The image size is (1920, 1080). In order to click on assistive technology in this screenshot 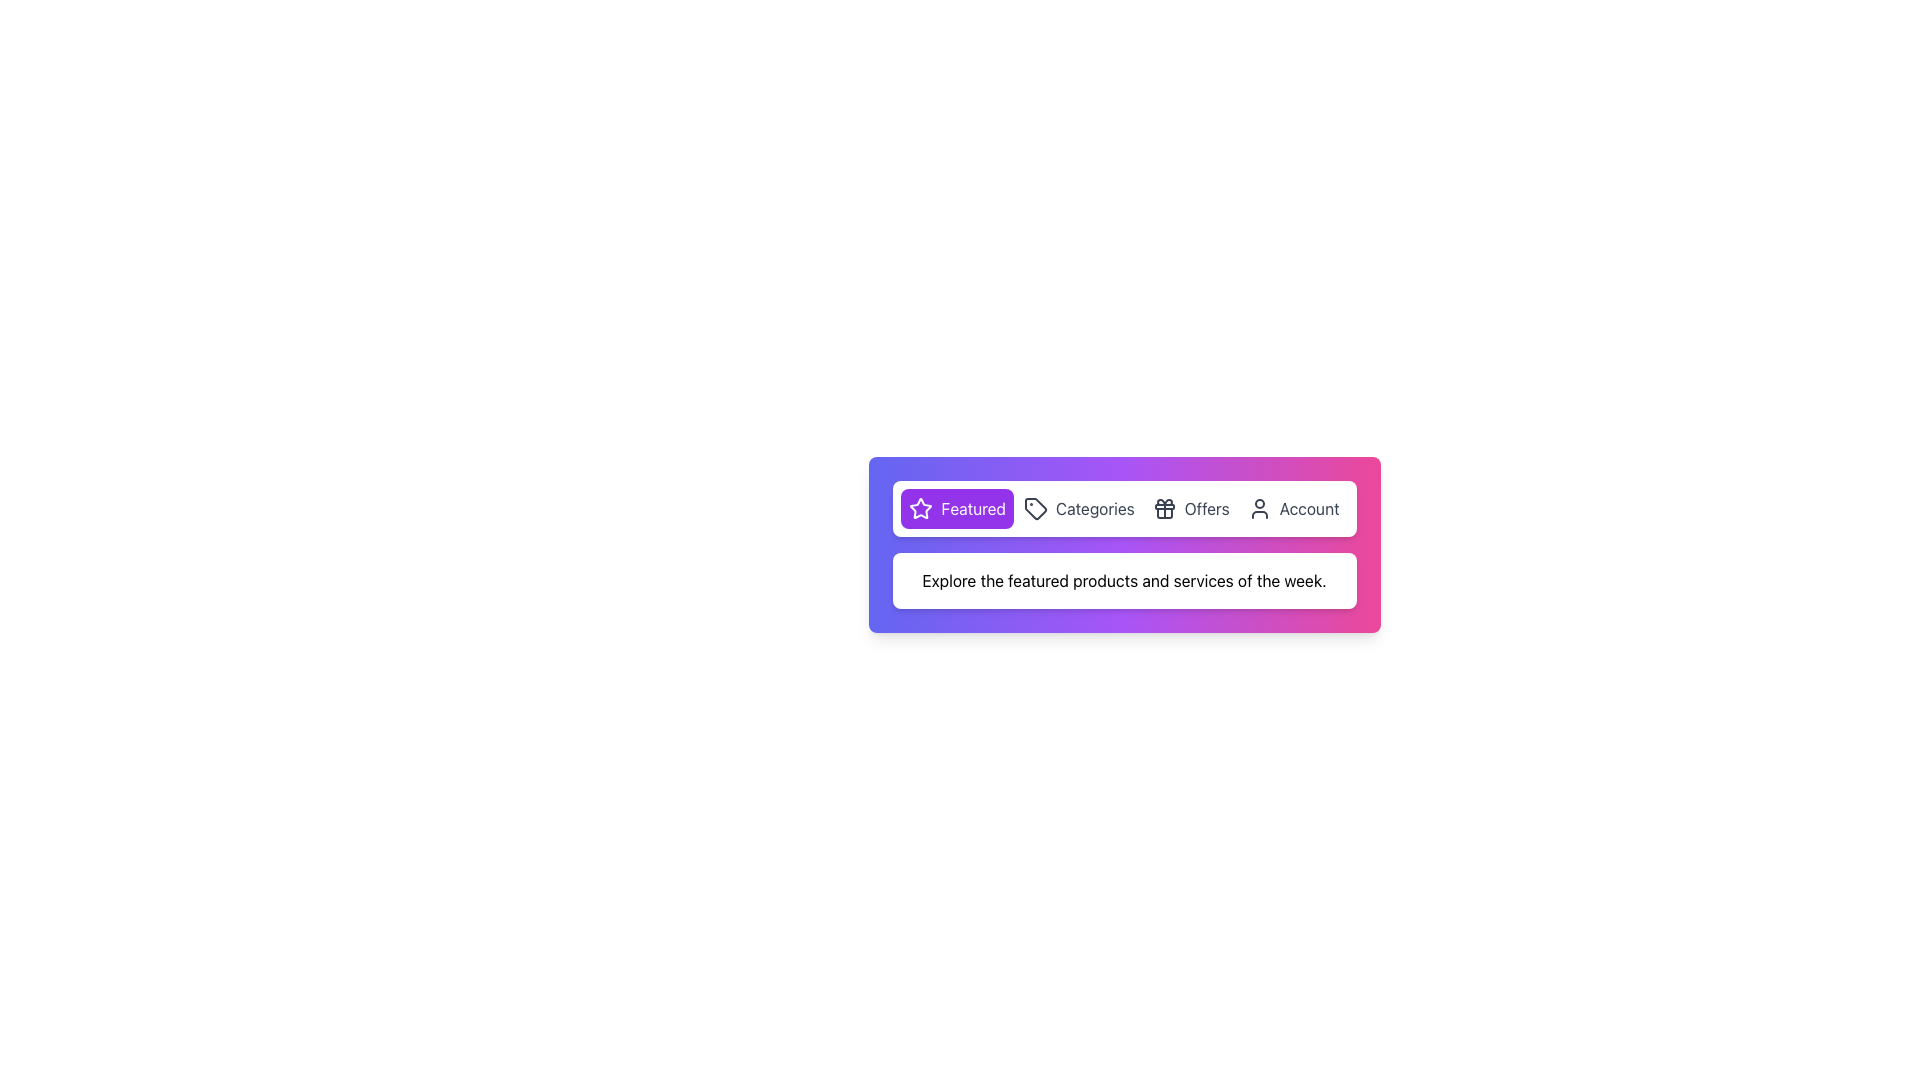, I will do `click(920, 507)`.